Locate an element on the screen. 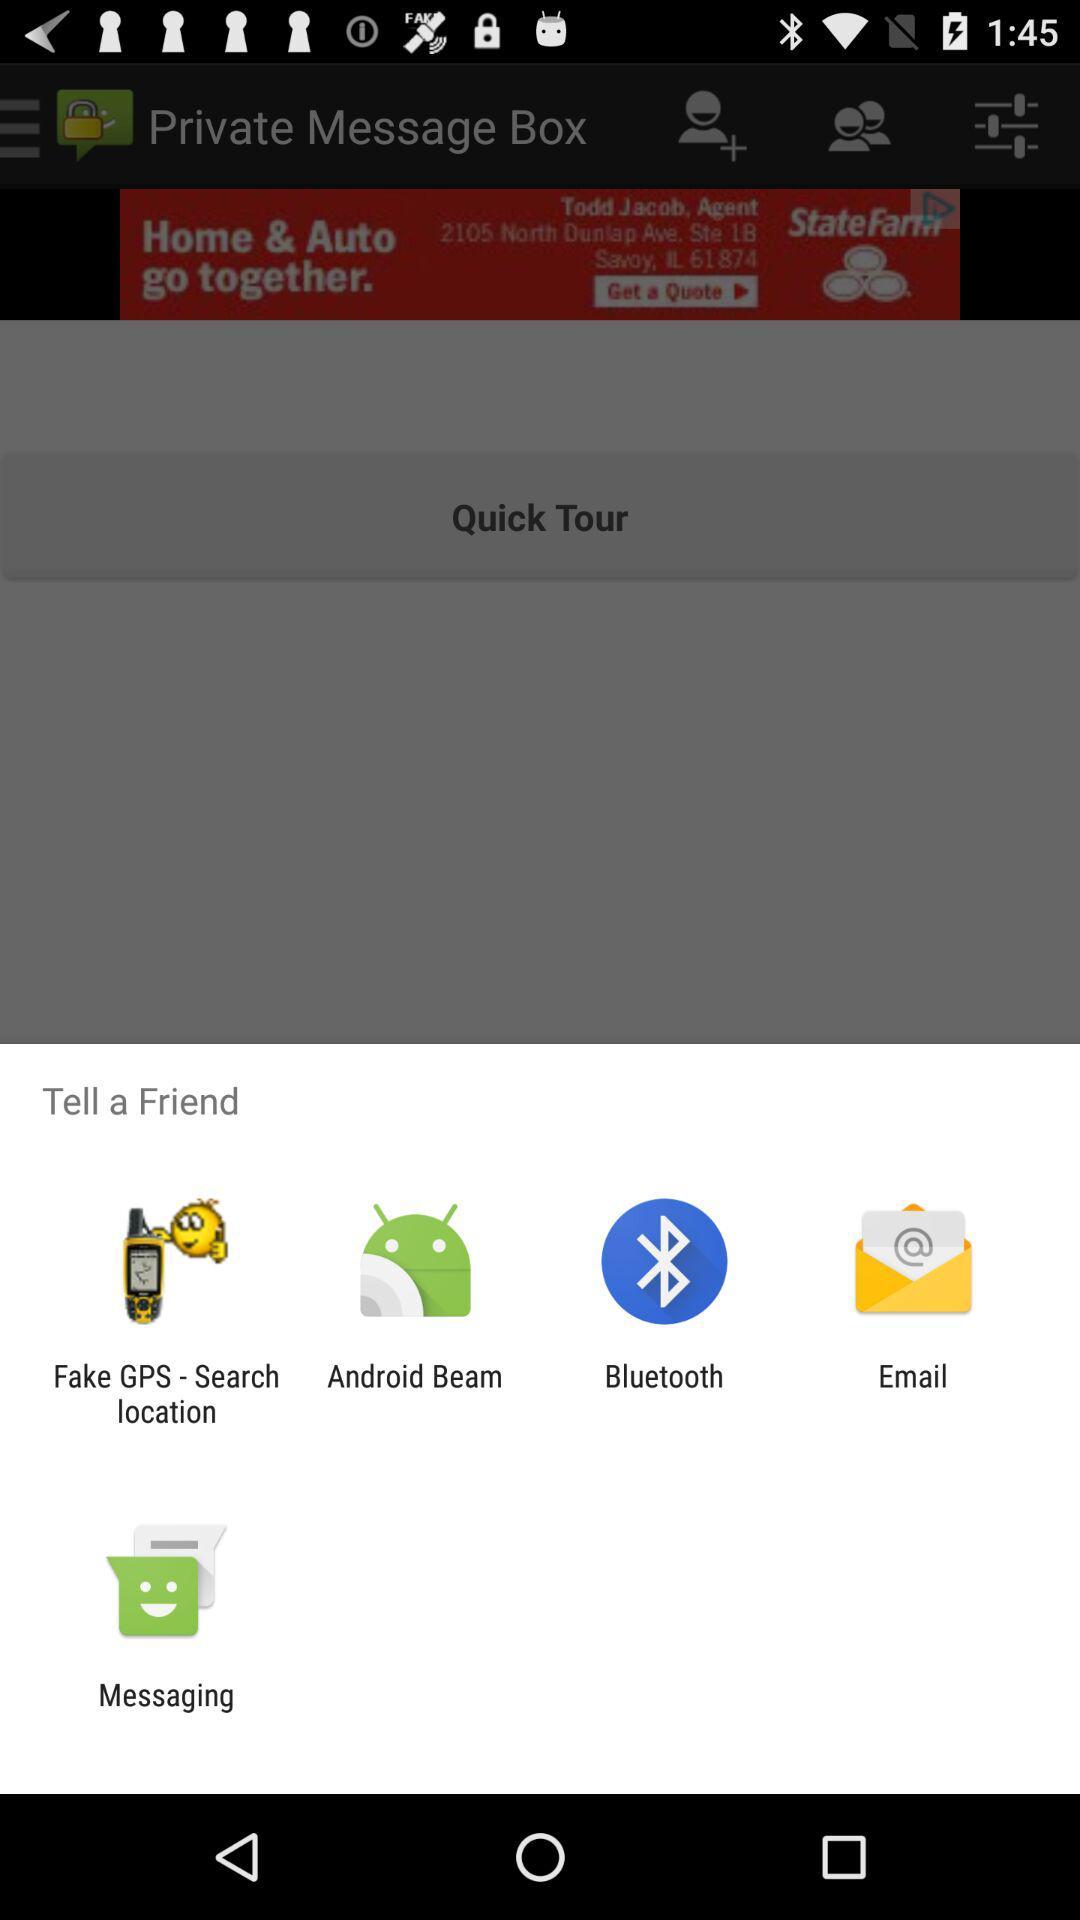  the item next to bluetooth icon is located at coordinates (913, 1392).